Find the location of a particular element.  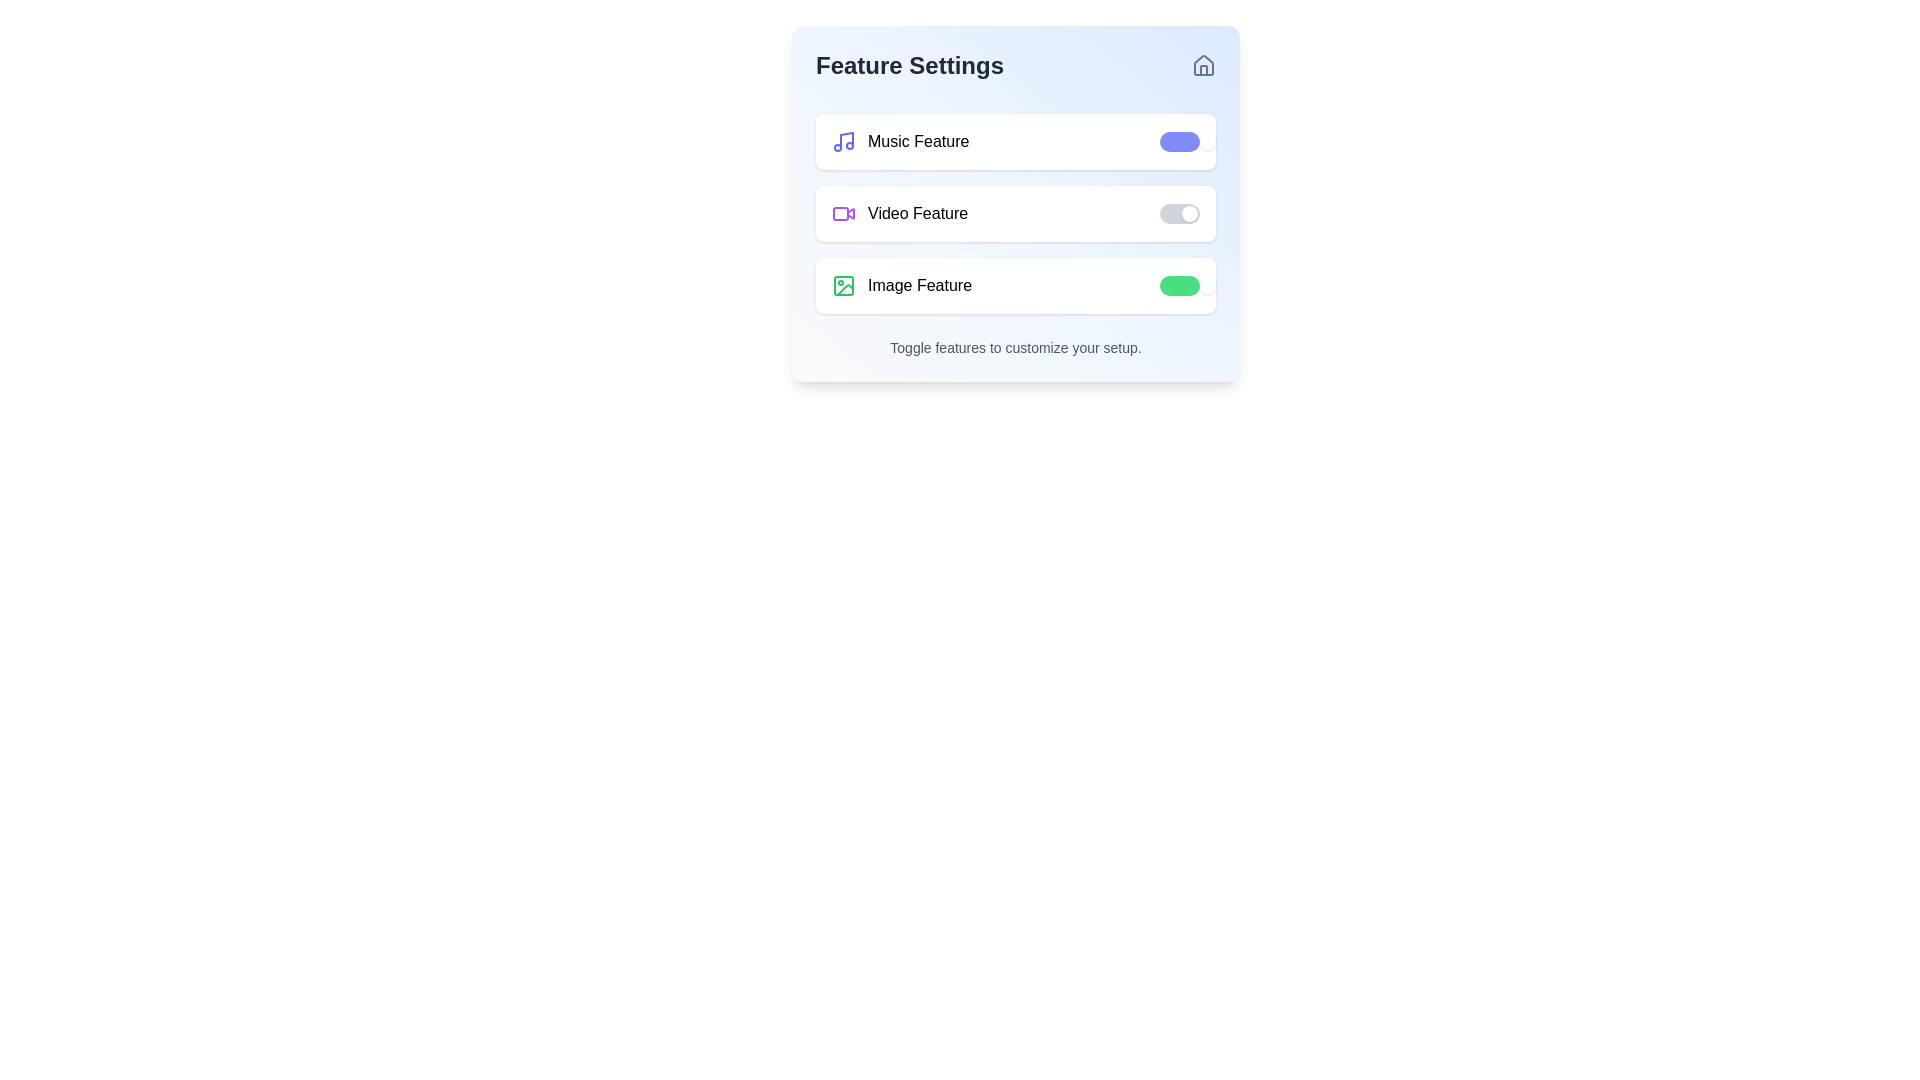

the toggle switch for the 'Music Feature' located at the far right of the first row is located at coordinates (1180, 141).